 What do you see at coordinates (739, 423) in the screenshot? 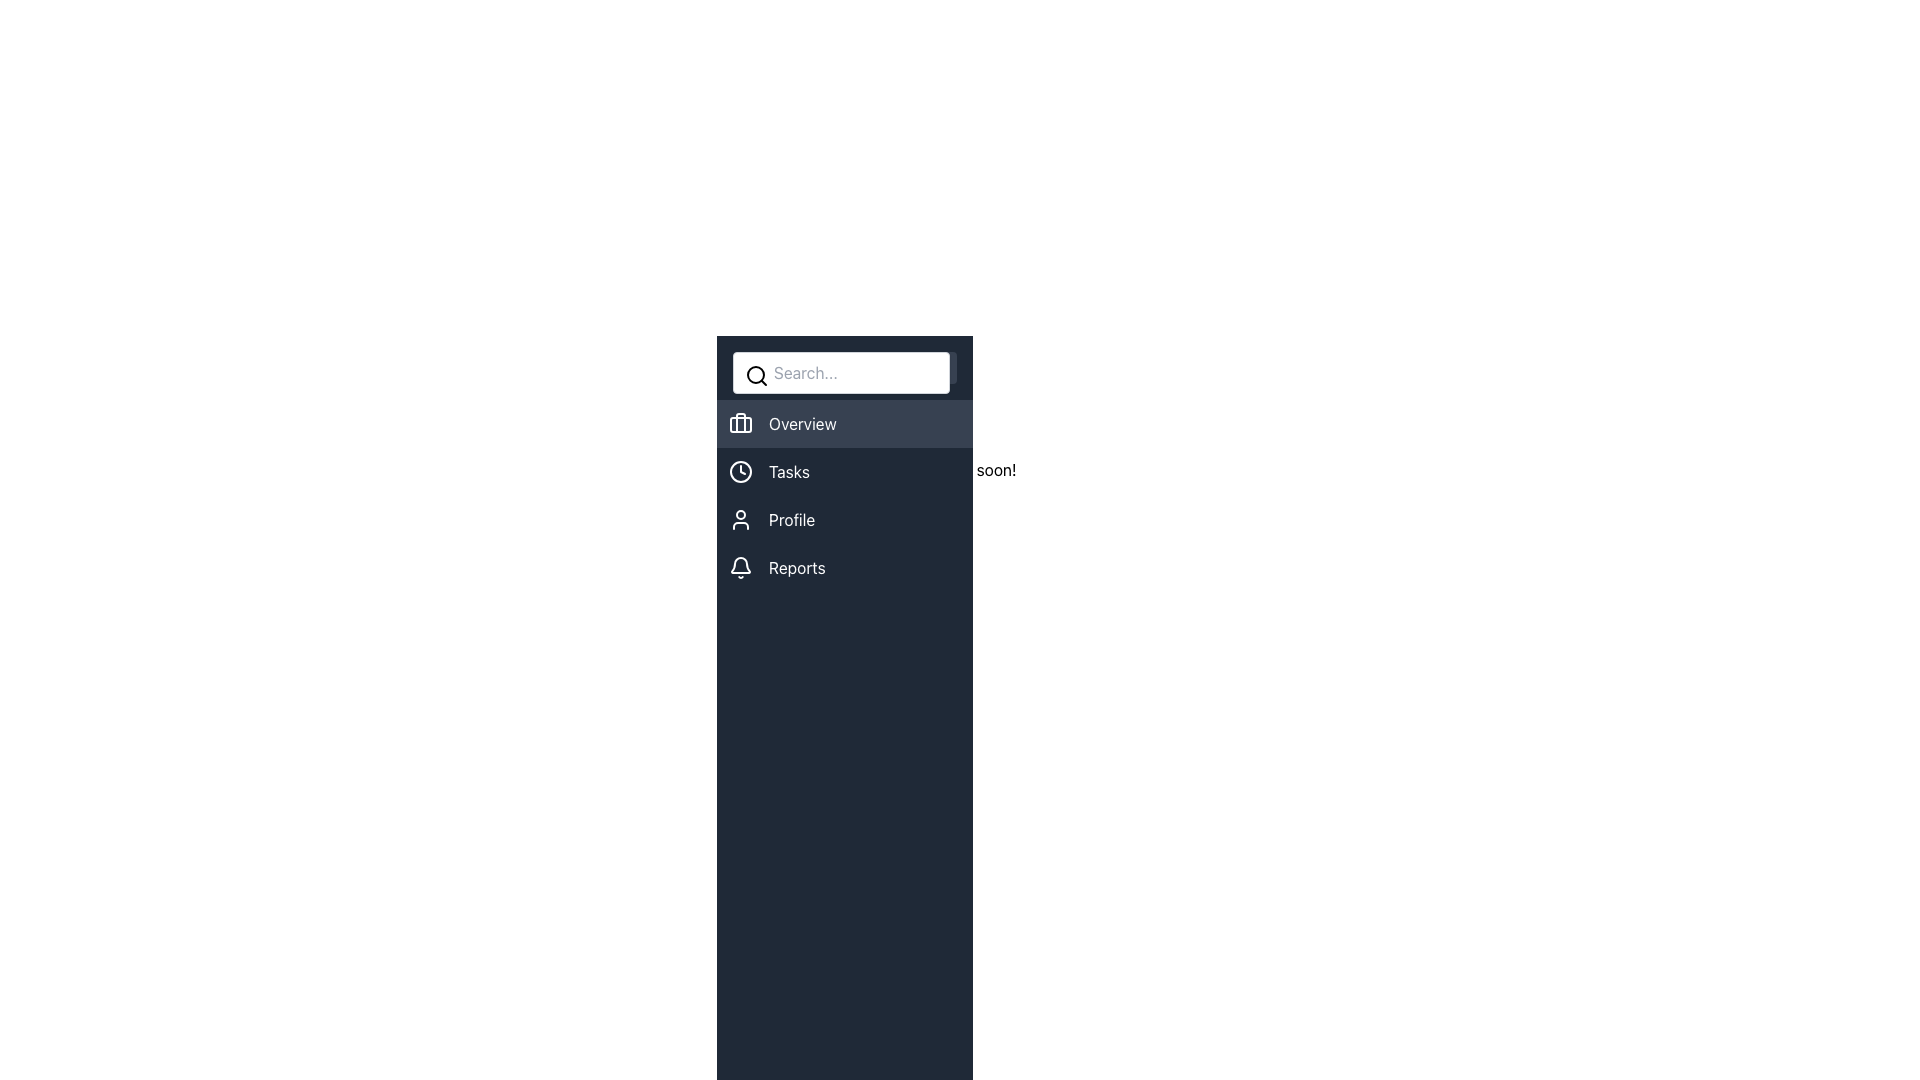
I see `the briefcase icon representing the 'Overview' section in the left-side navigation bar` at bounding box center [739, 423].